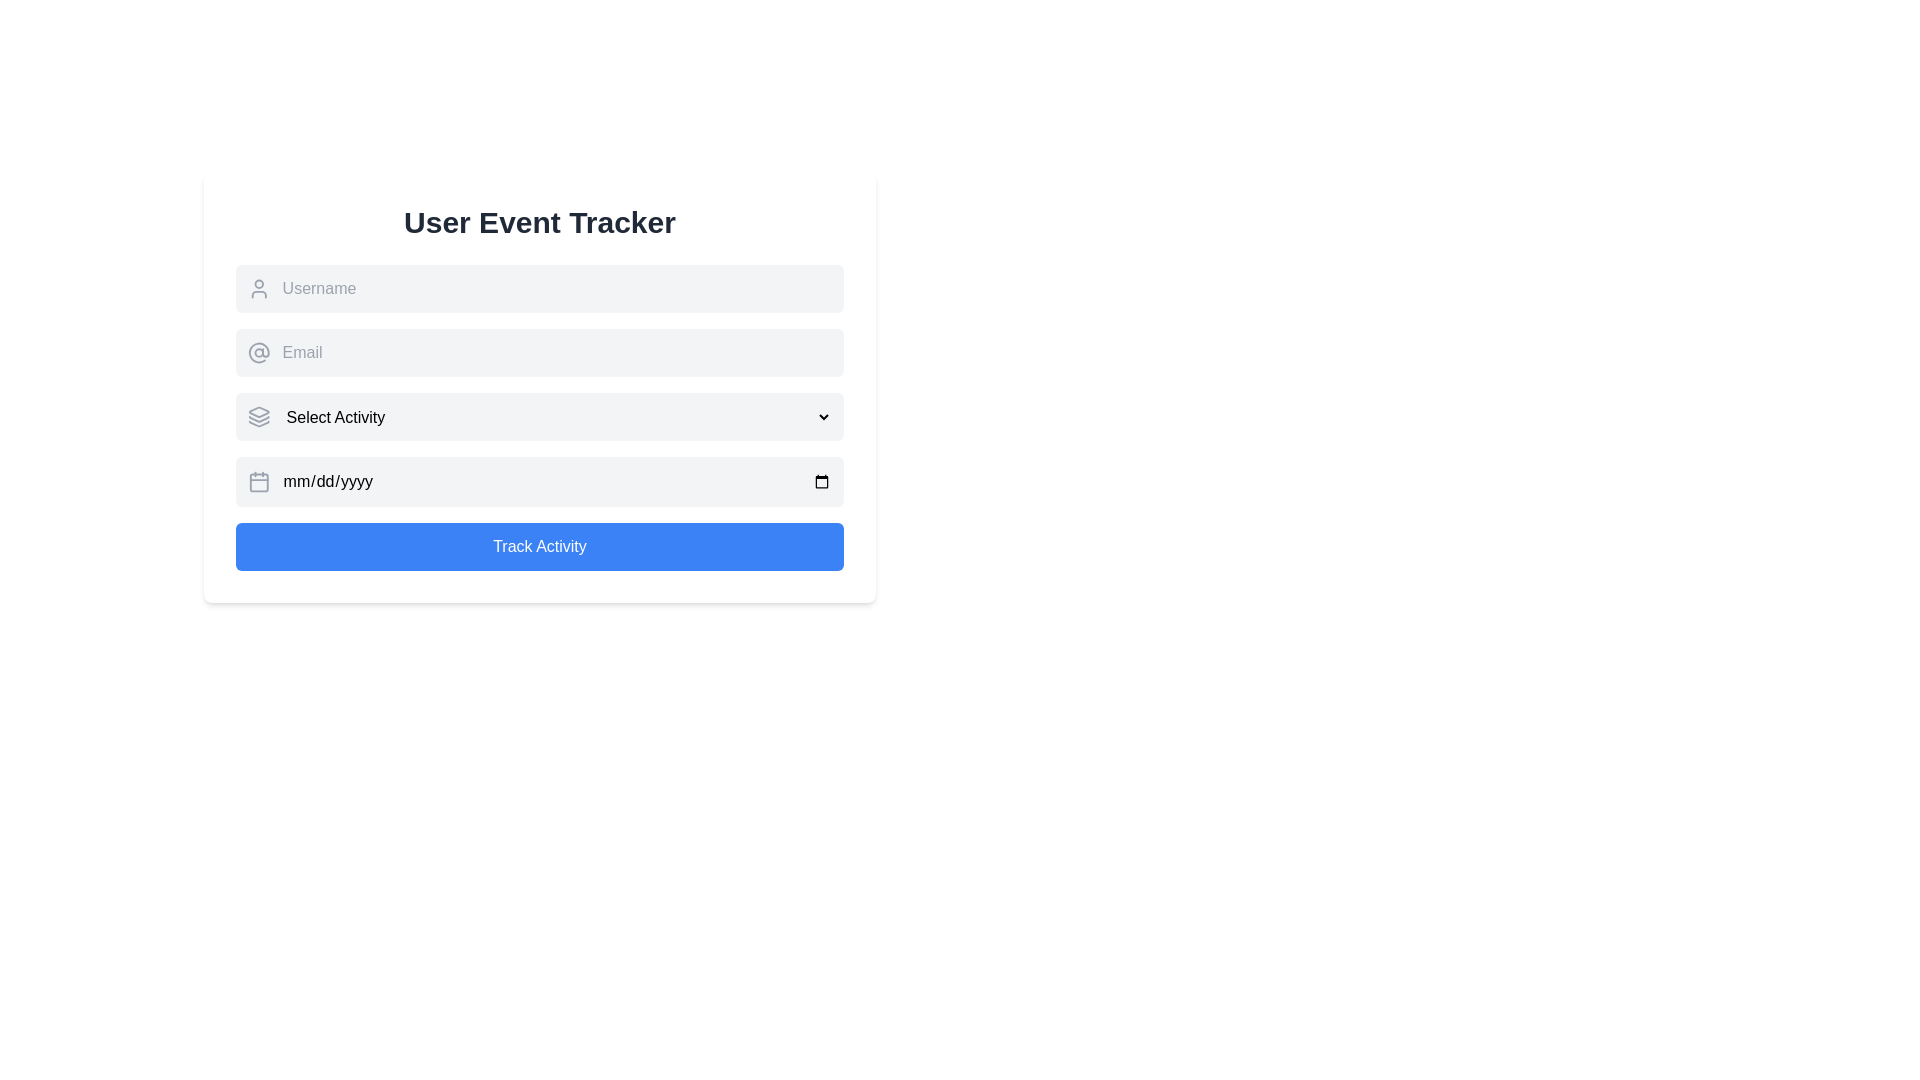 This screenshot has height=1080, width=1920. Describe the element at coordinates (557, 289) in the screenshot. I see `the username input field located centrally beneath the title 'User Event Tracker' to see the cursor appear` at that location.